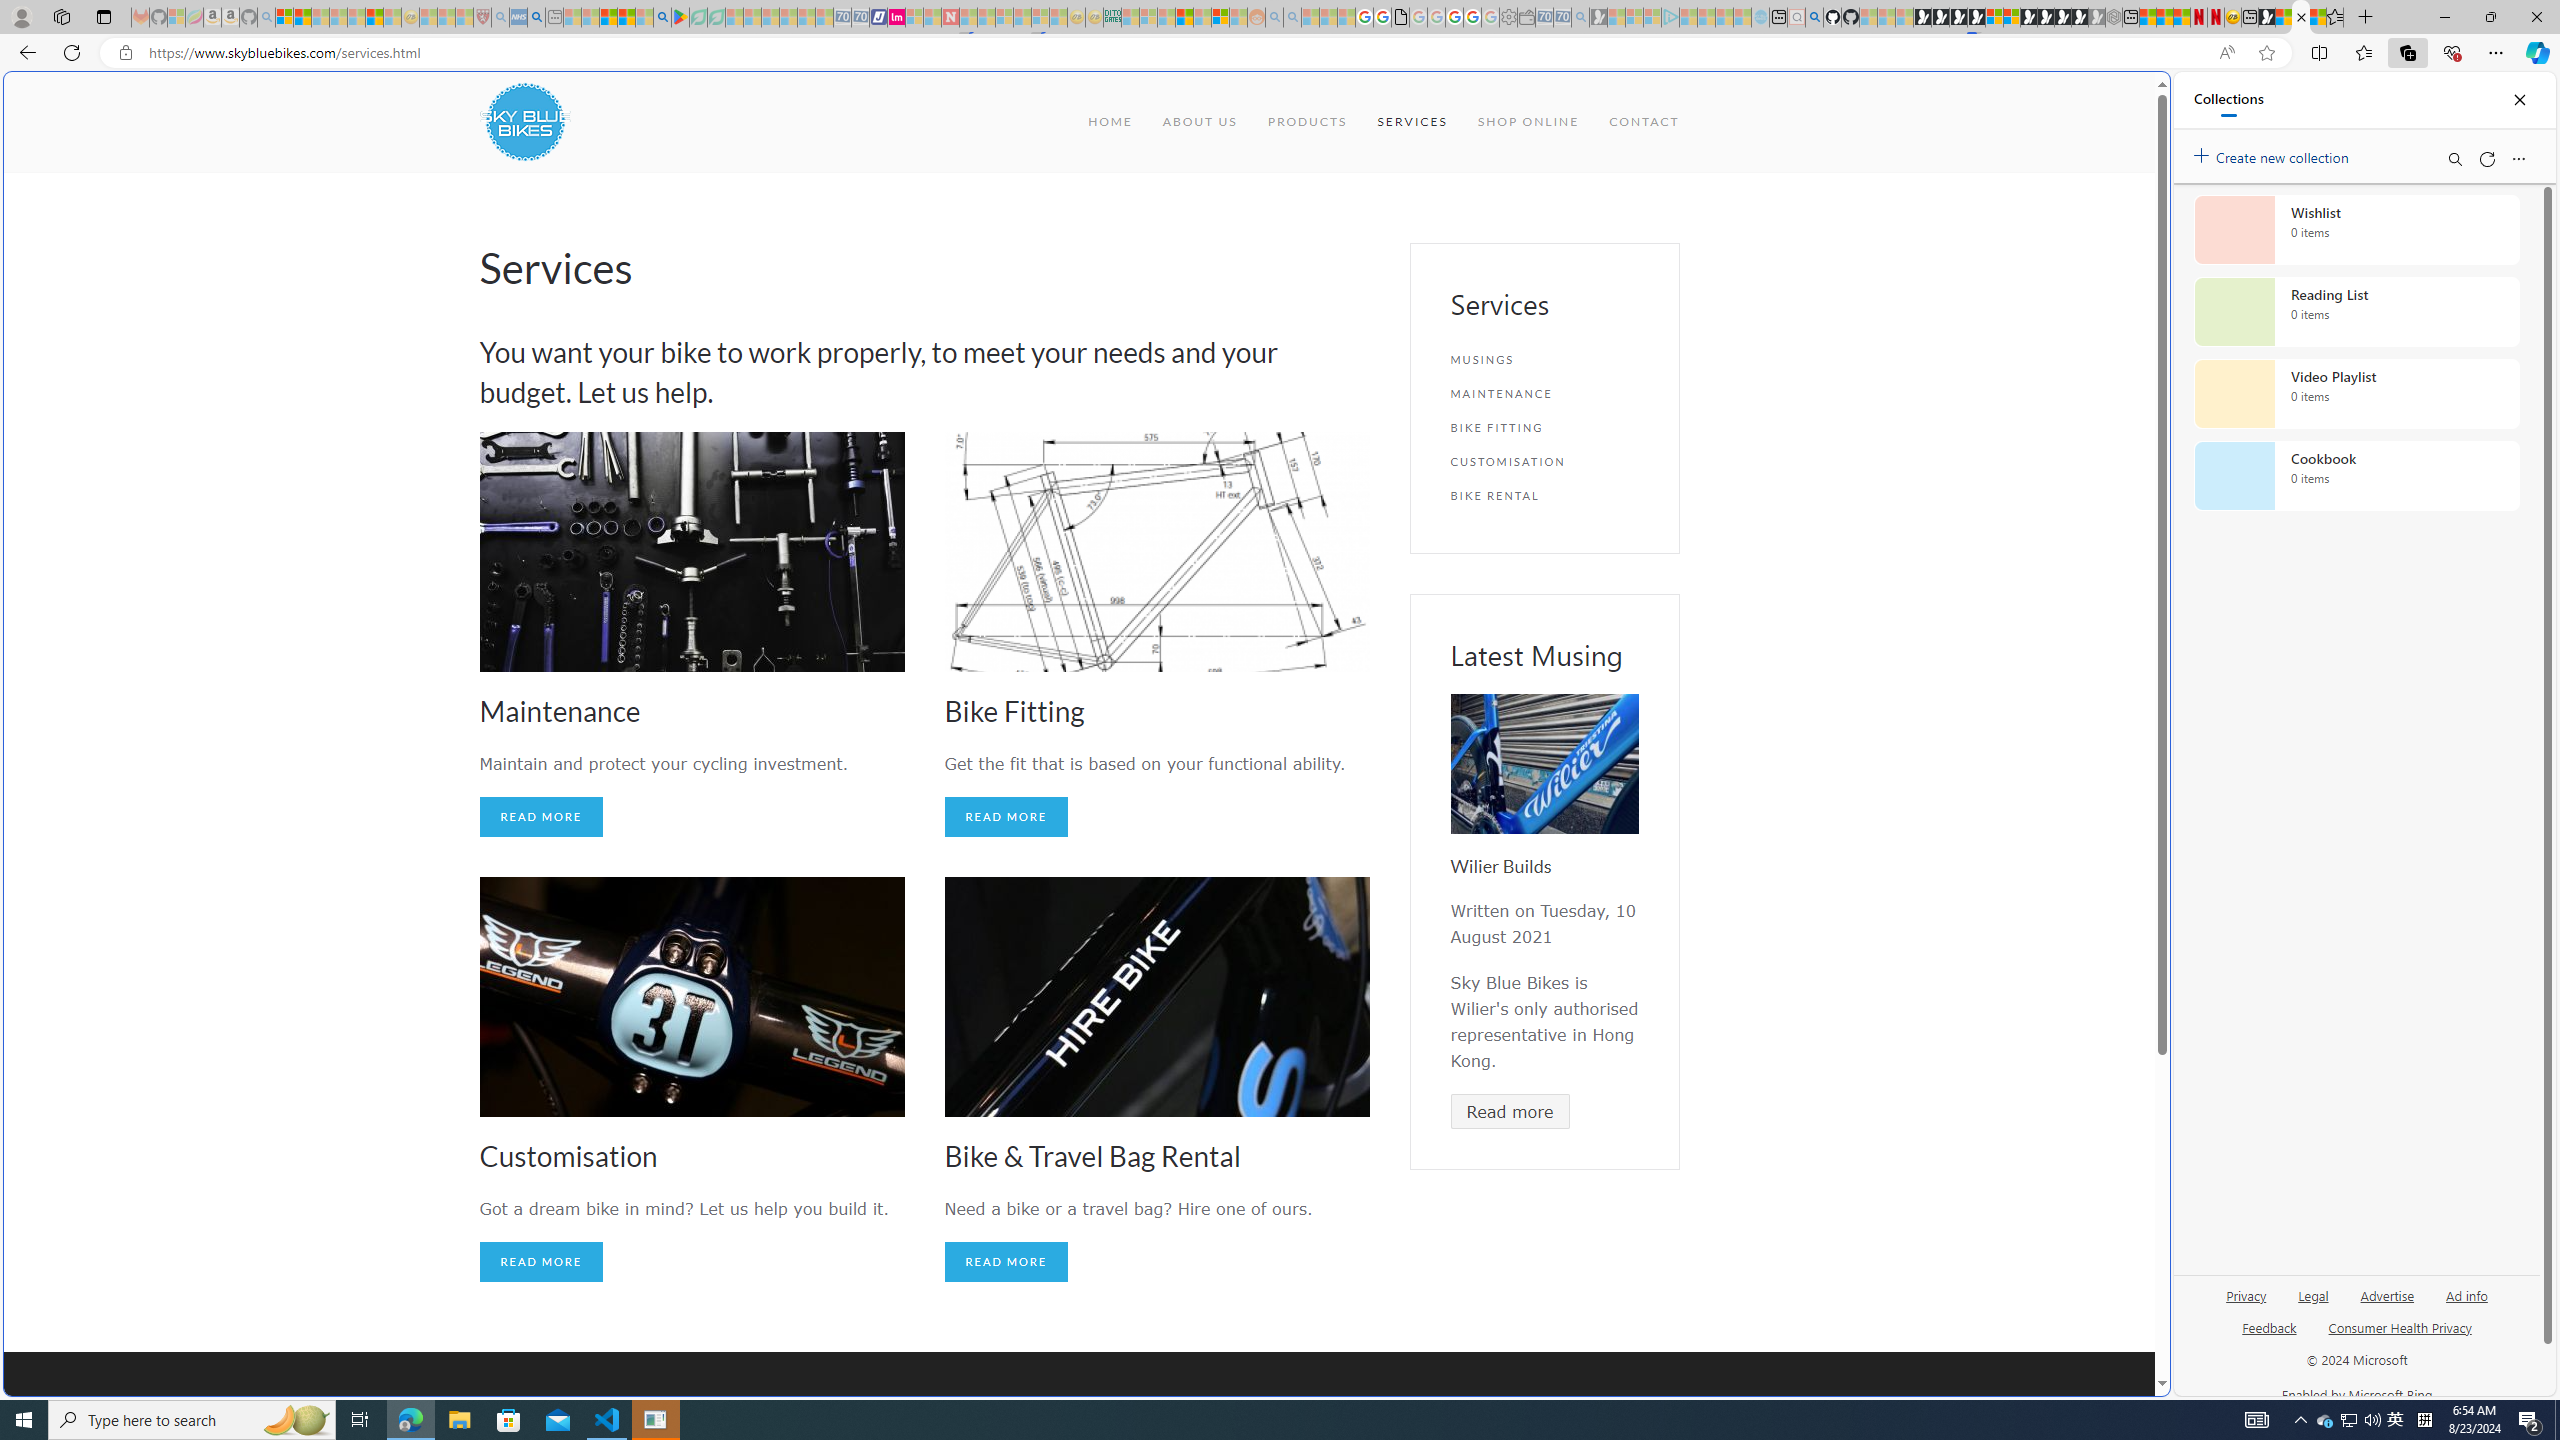 The image size is (2560, 1440). Describe the element at coordinates (1544, 460) in the screenshot. I see `'CUSTOMISATION'` at that location.